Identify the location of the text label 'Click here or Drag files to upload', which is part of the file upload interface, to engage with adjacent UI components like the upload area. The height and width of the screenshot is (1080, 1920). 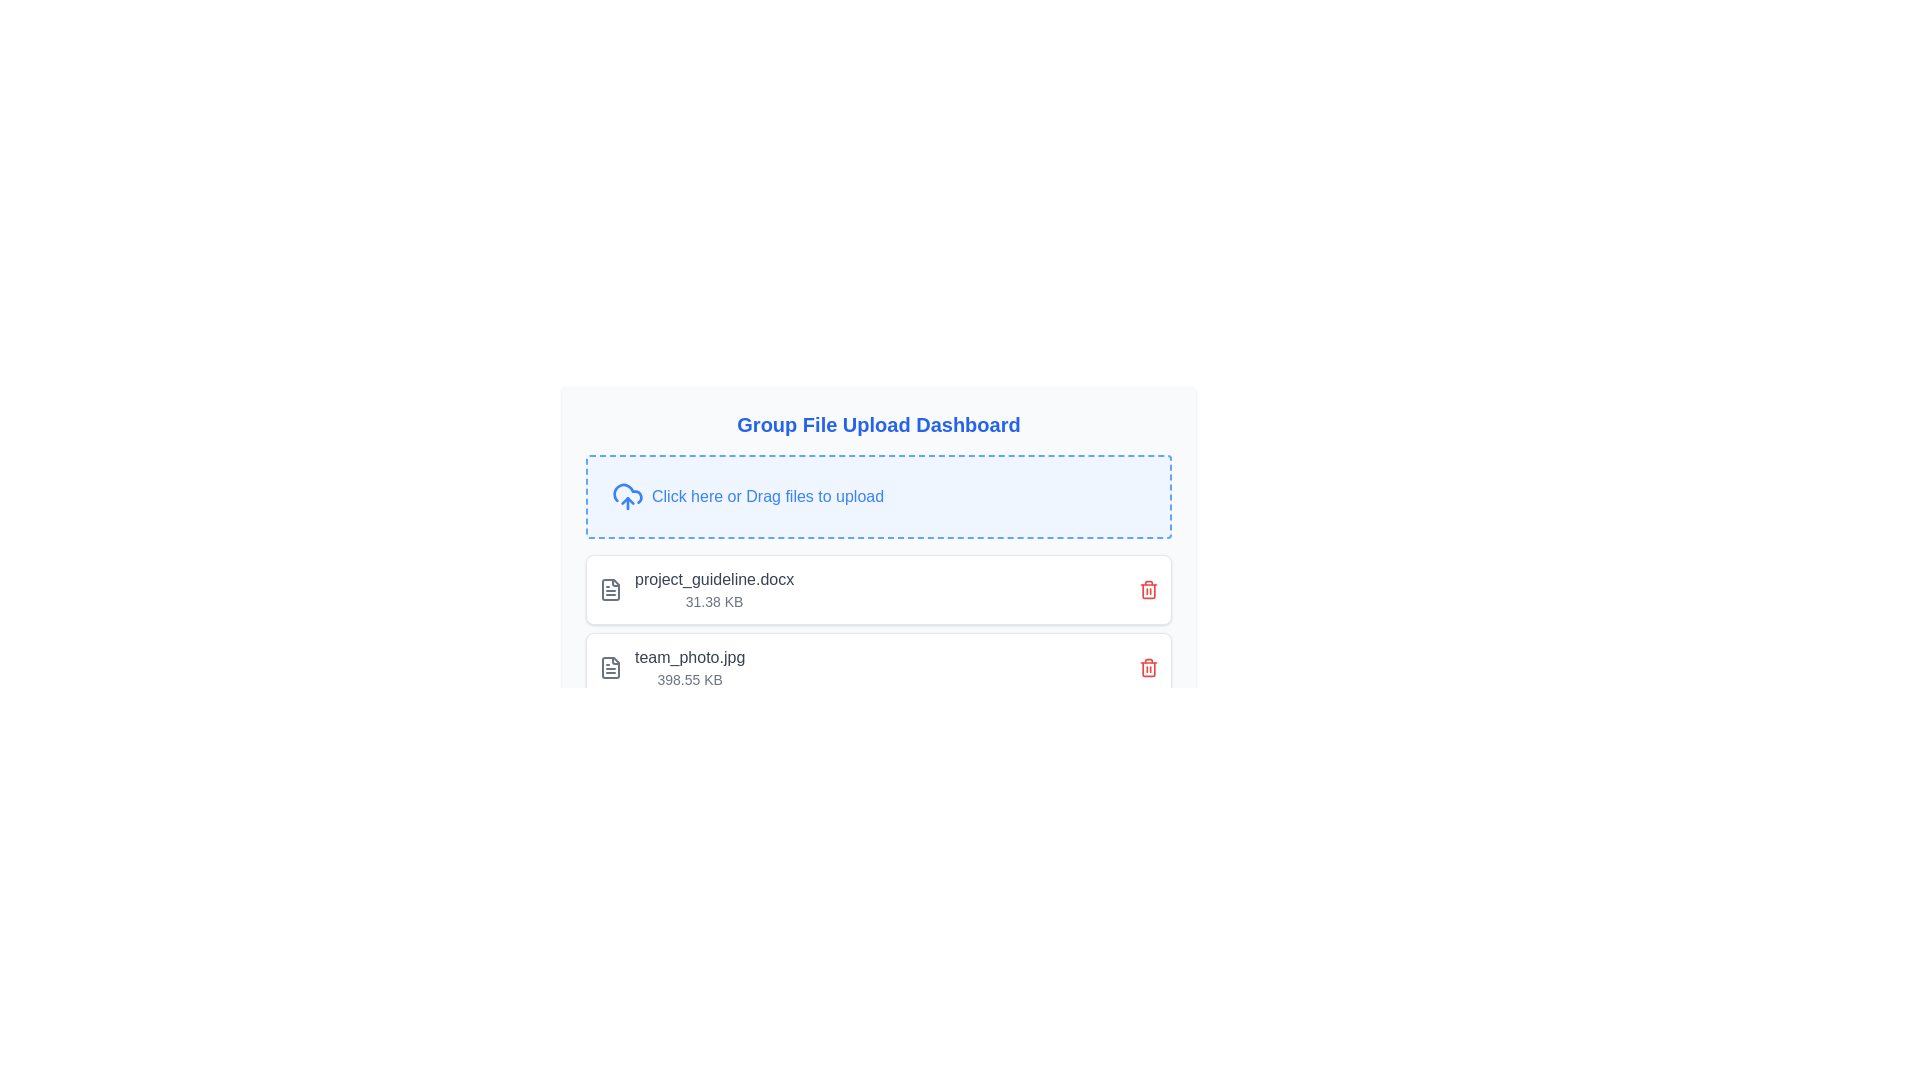
(767, 496).